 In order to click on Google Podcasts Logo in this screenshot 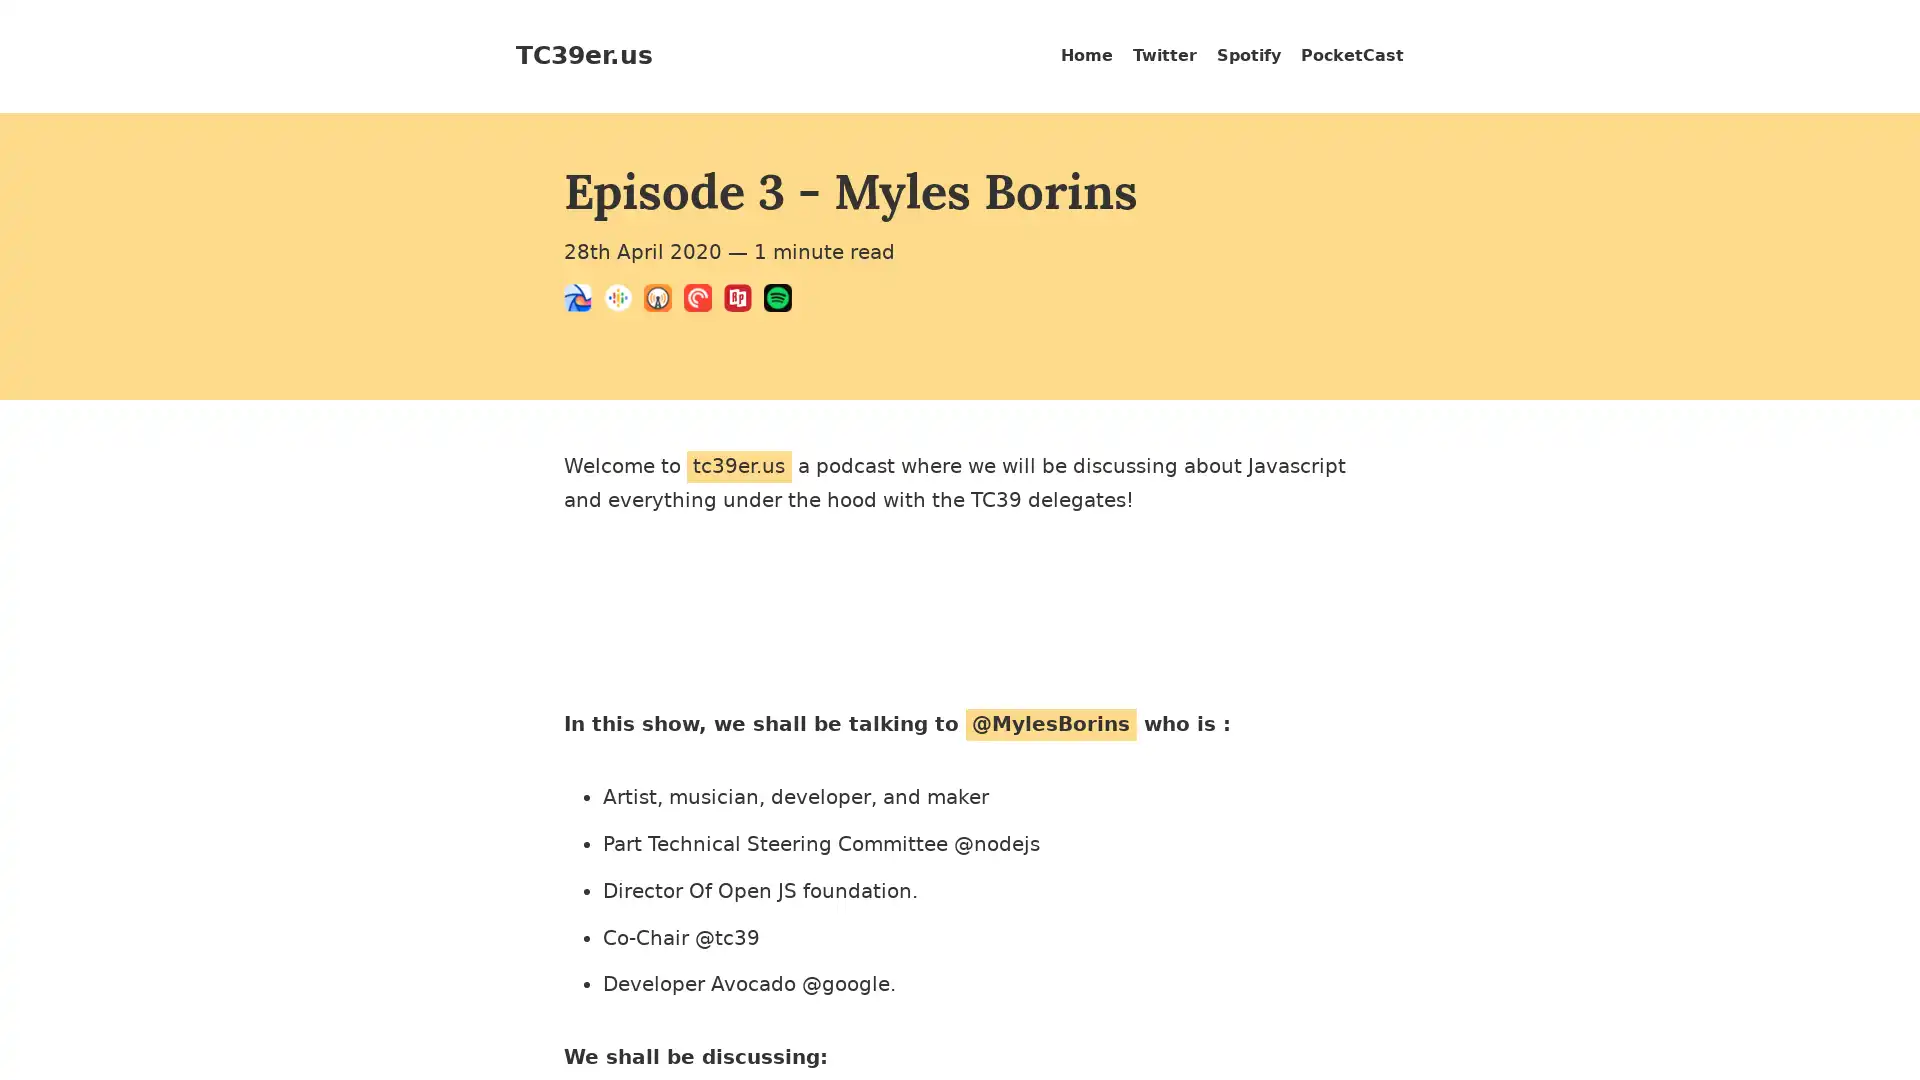, I will do `click(623, 301)`.